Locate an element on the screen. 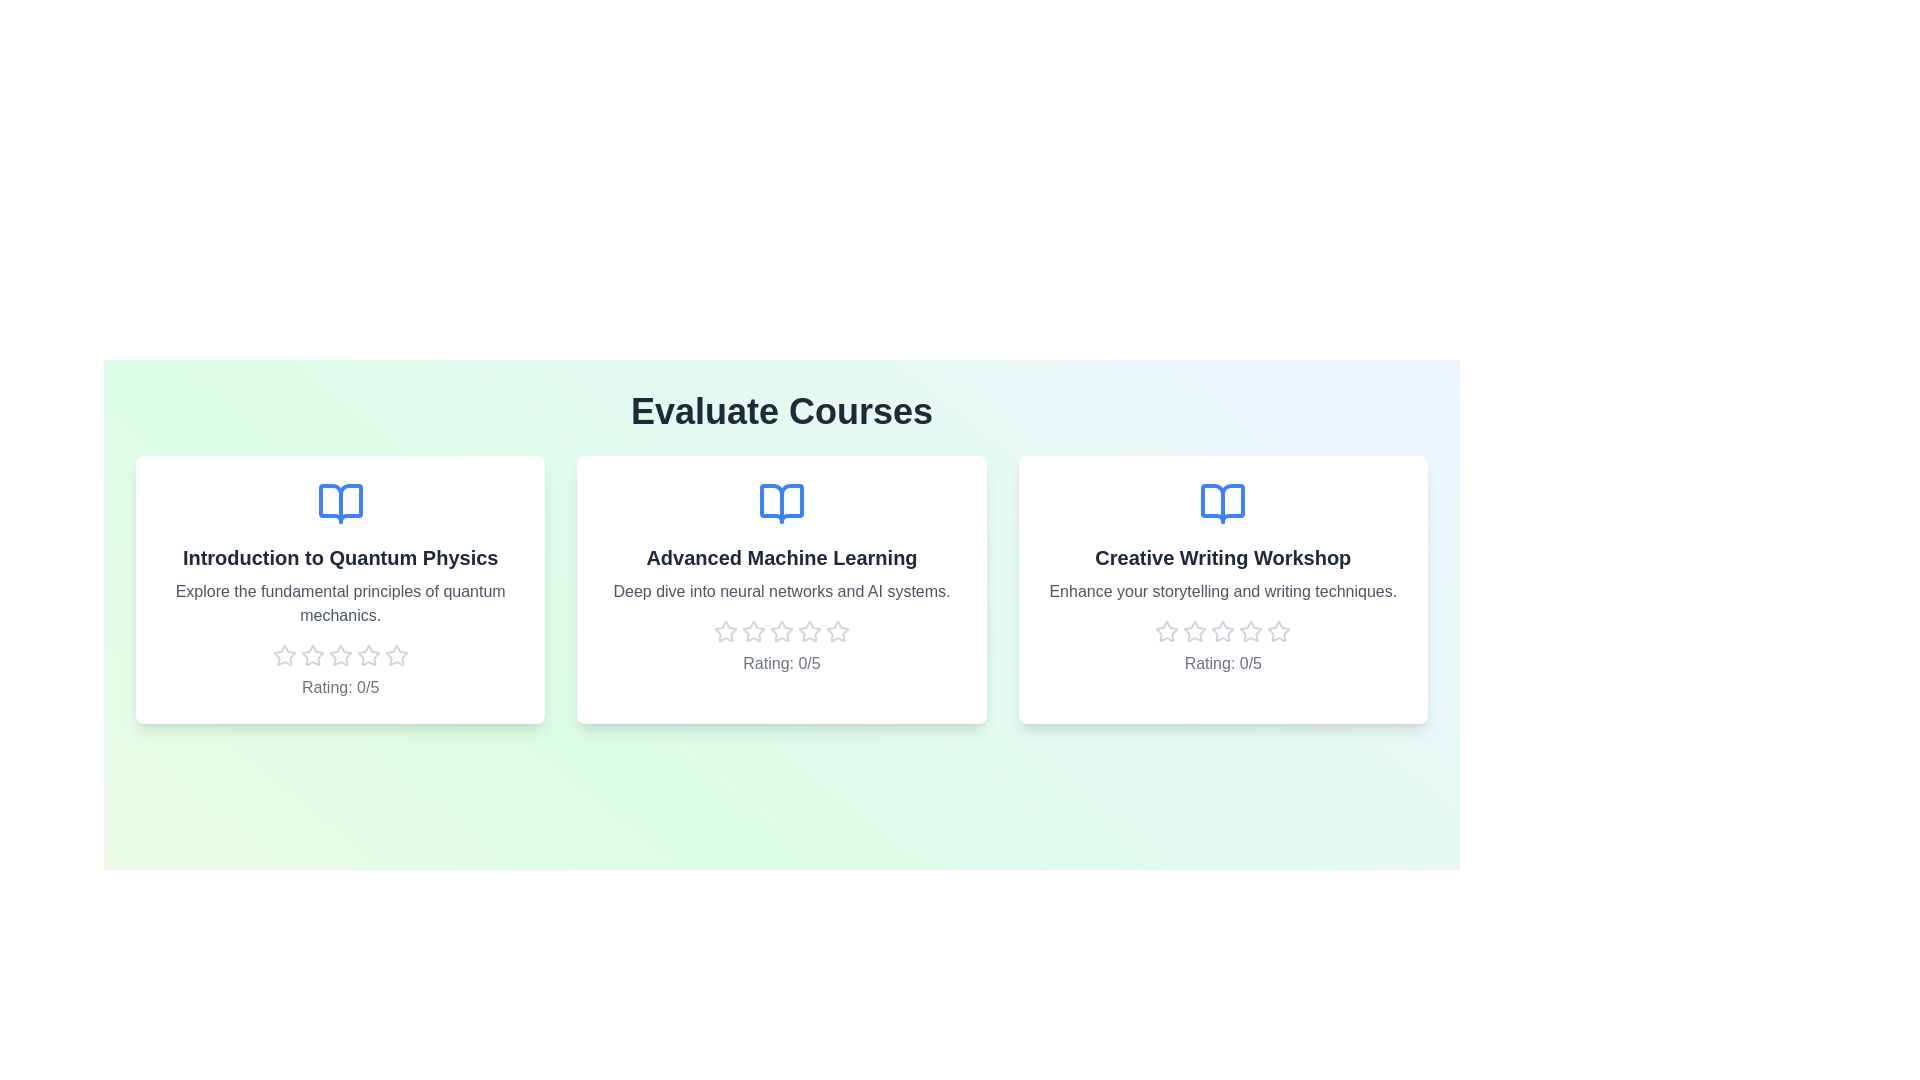 This screenshot has width=1920, height=1080. the title of the course Creative Writing Workshop is located at coordinates (1222, 558).